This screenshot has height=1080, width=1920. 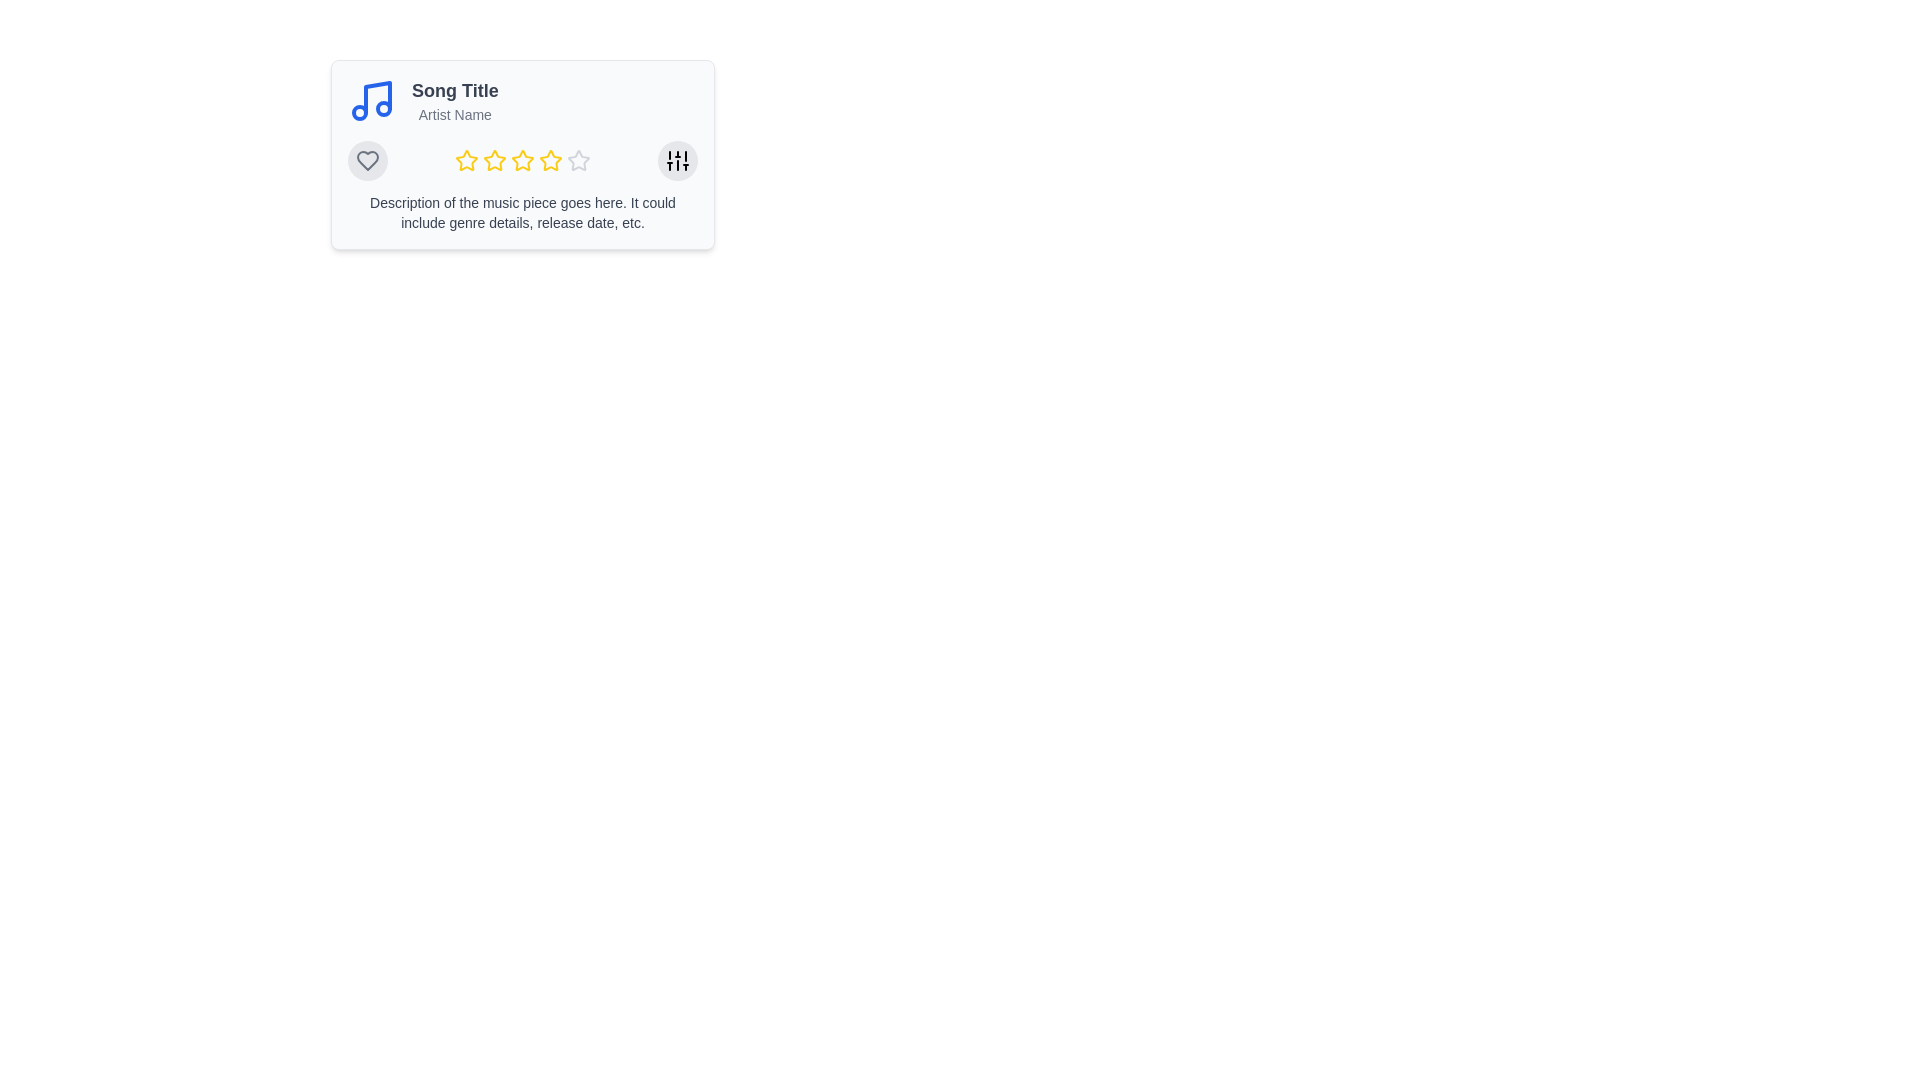 What do you see at coordinates (360, 112) in the screenshot?
I see `the Decorative SVG circle within the music note icon, located at the top-left corner of the card interface` at bounding box center [360, 112].